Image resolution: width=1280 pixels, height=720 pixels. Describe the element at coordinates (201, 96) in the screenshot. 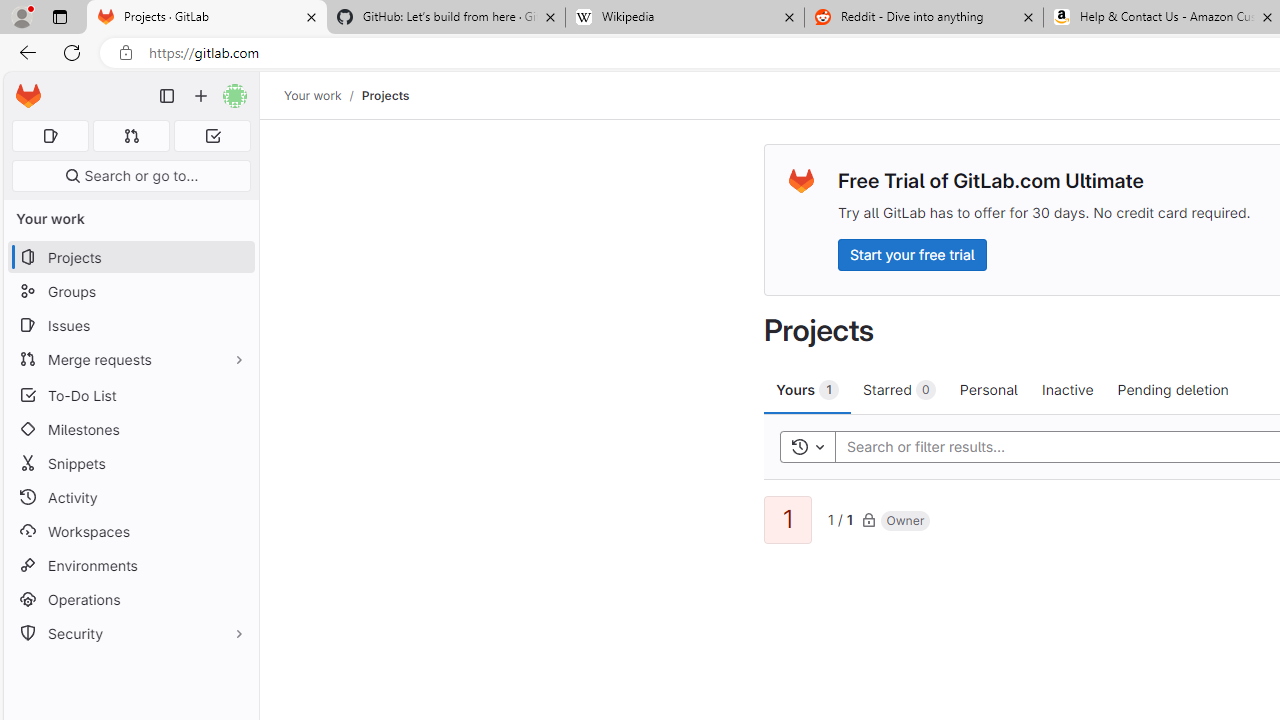

I see `'Create new...'` at that location.